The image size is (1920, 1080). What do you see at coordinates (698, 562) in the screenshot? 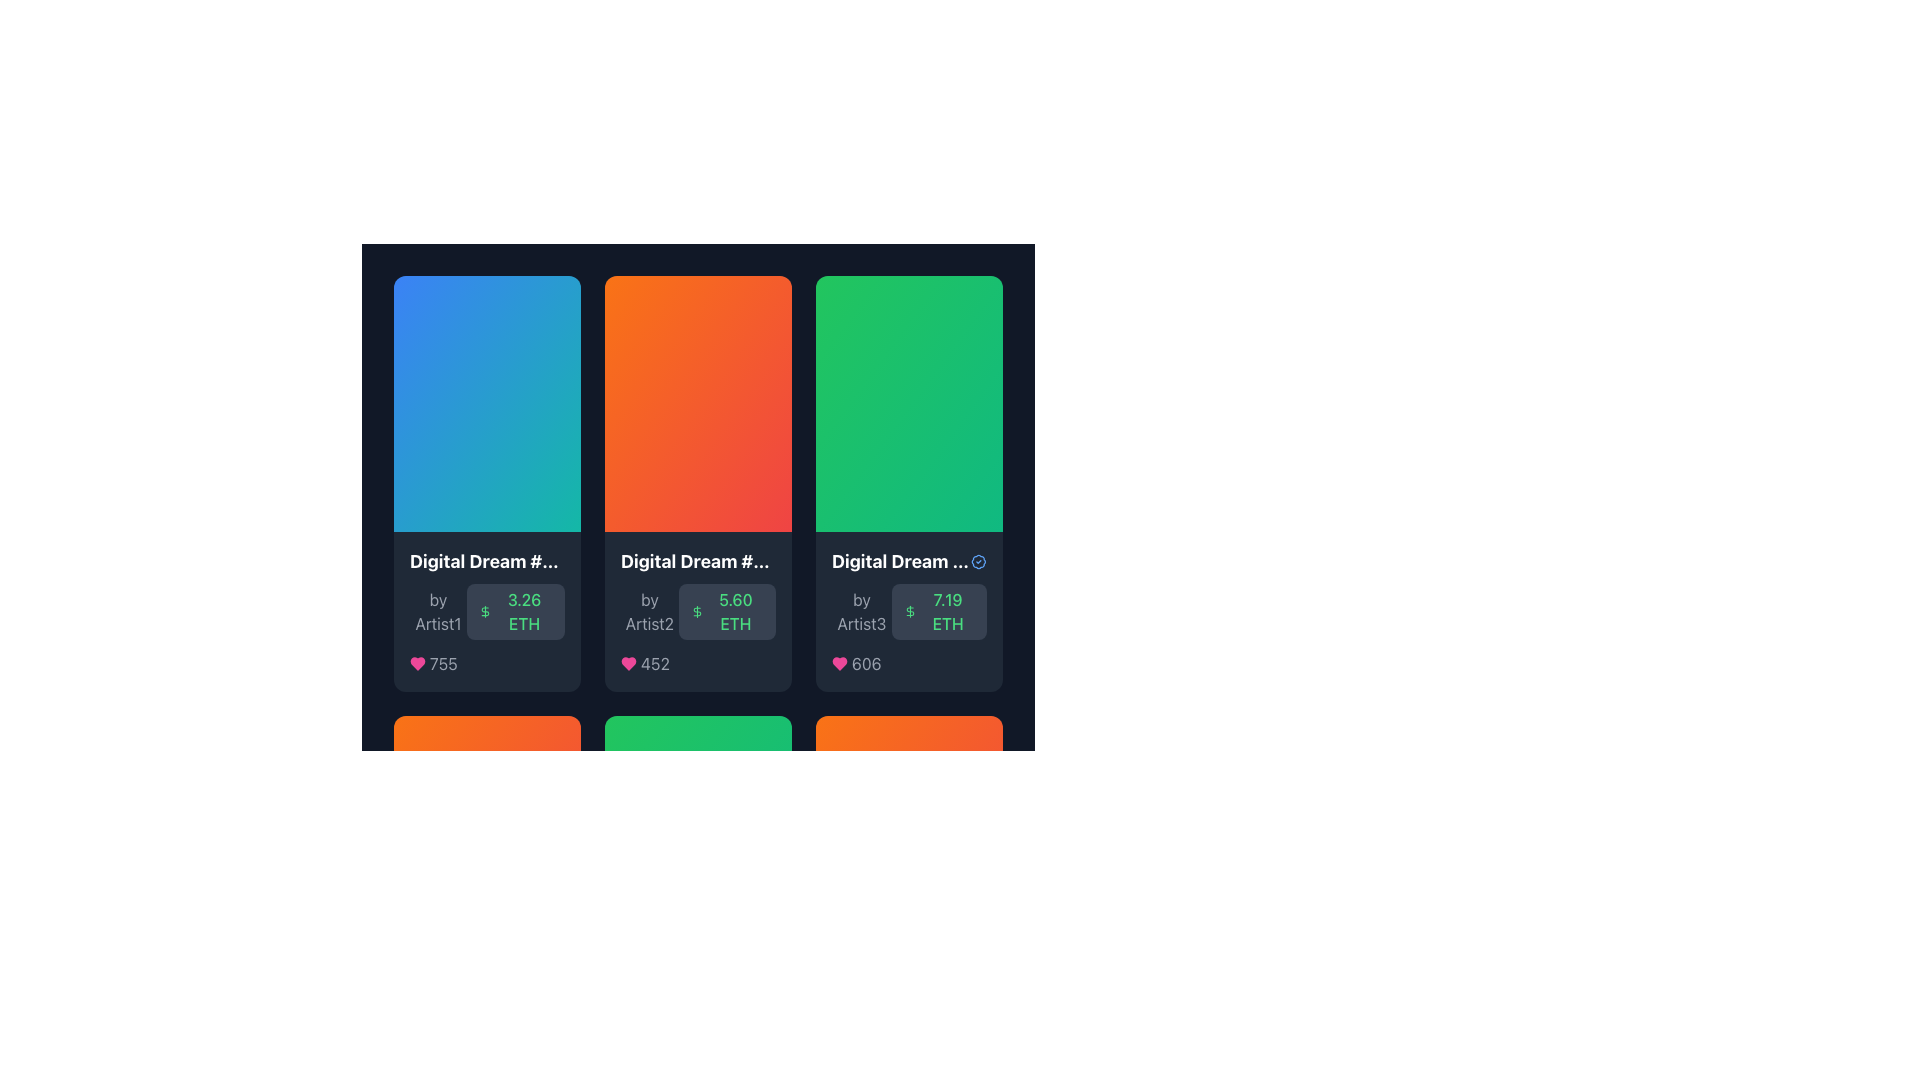
I see `the static text label displaying 'Digital Dream #7323' in bold white font, located in the second card of a horizontal row of cards` at bounding box center [698, 562].